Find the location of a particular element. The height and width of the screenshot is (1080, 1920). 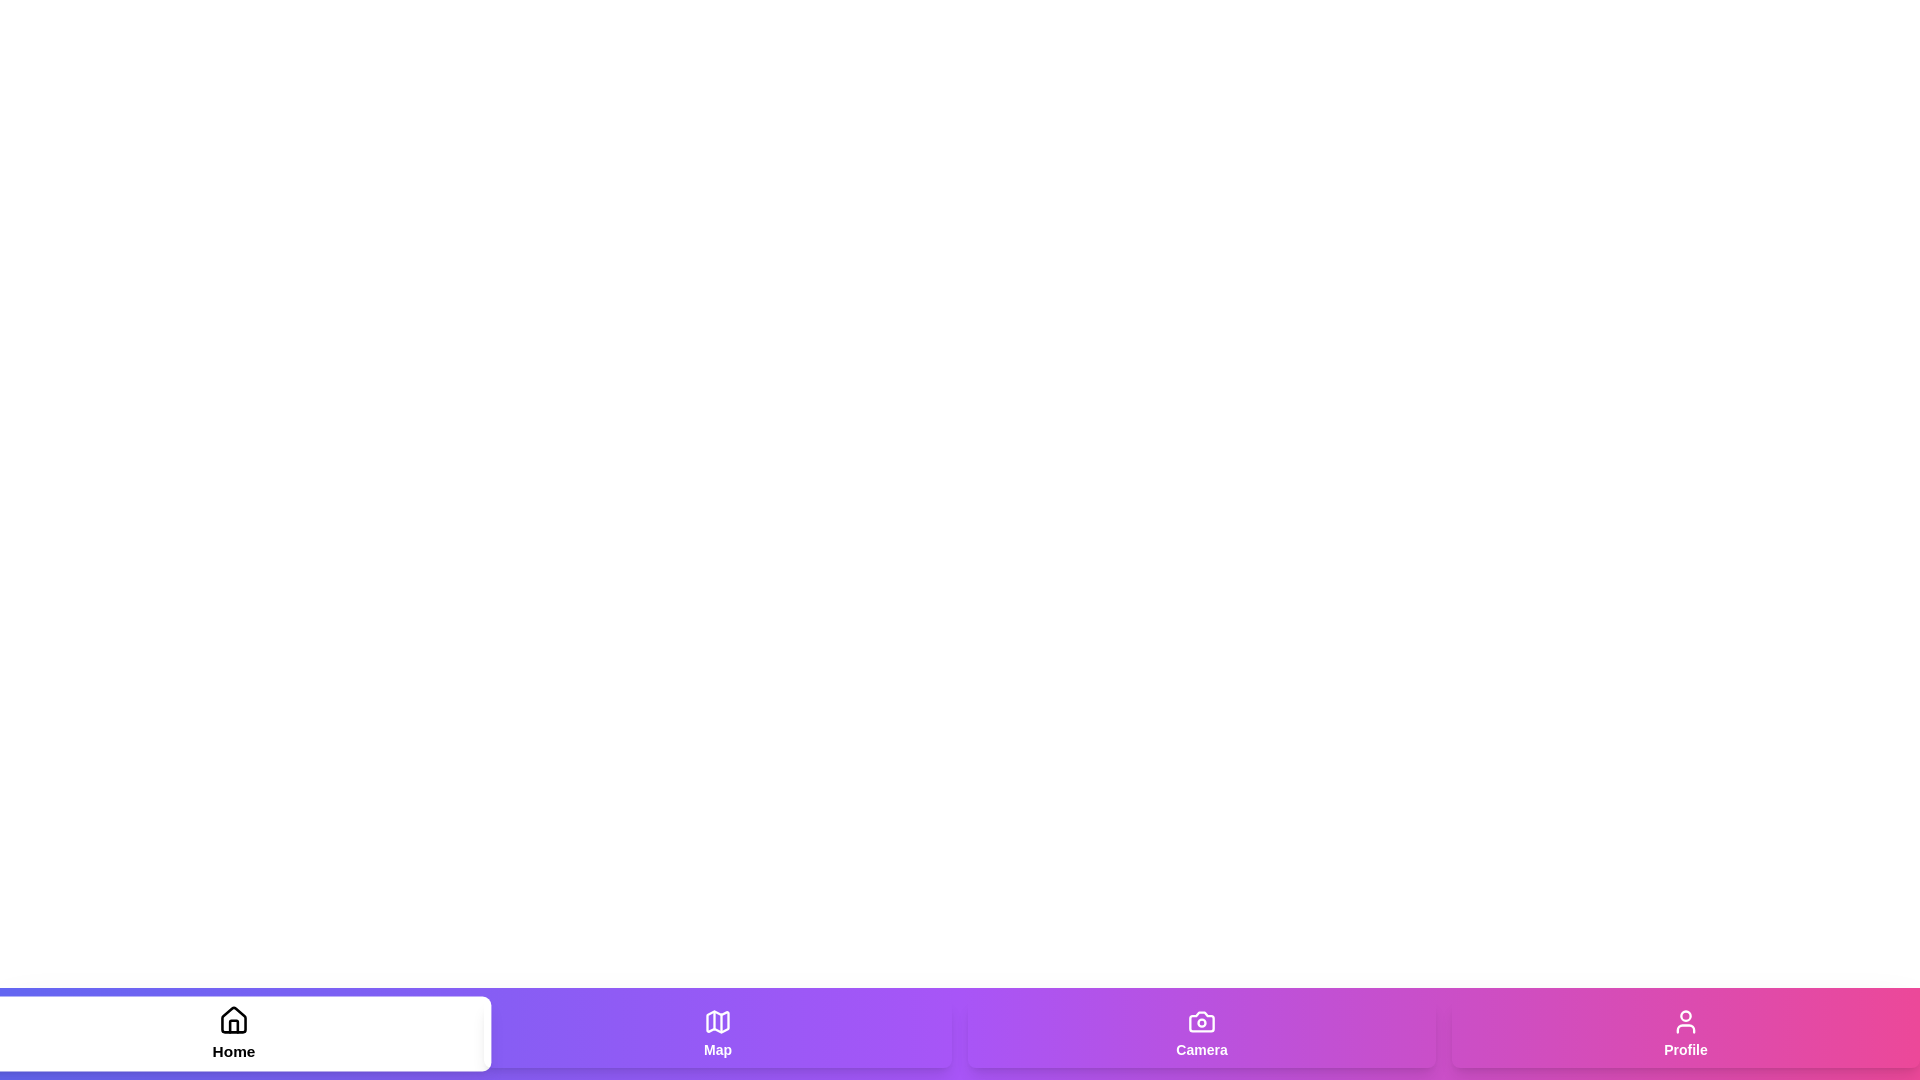

the Map tab to navigate to its section is located at coordinates (718, 1033).